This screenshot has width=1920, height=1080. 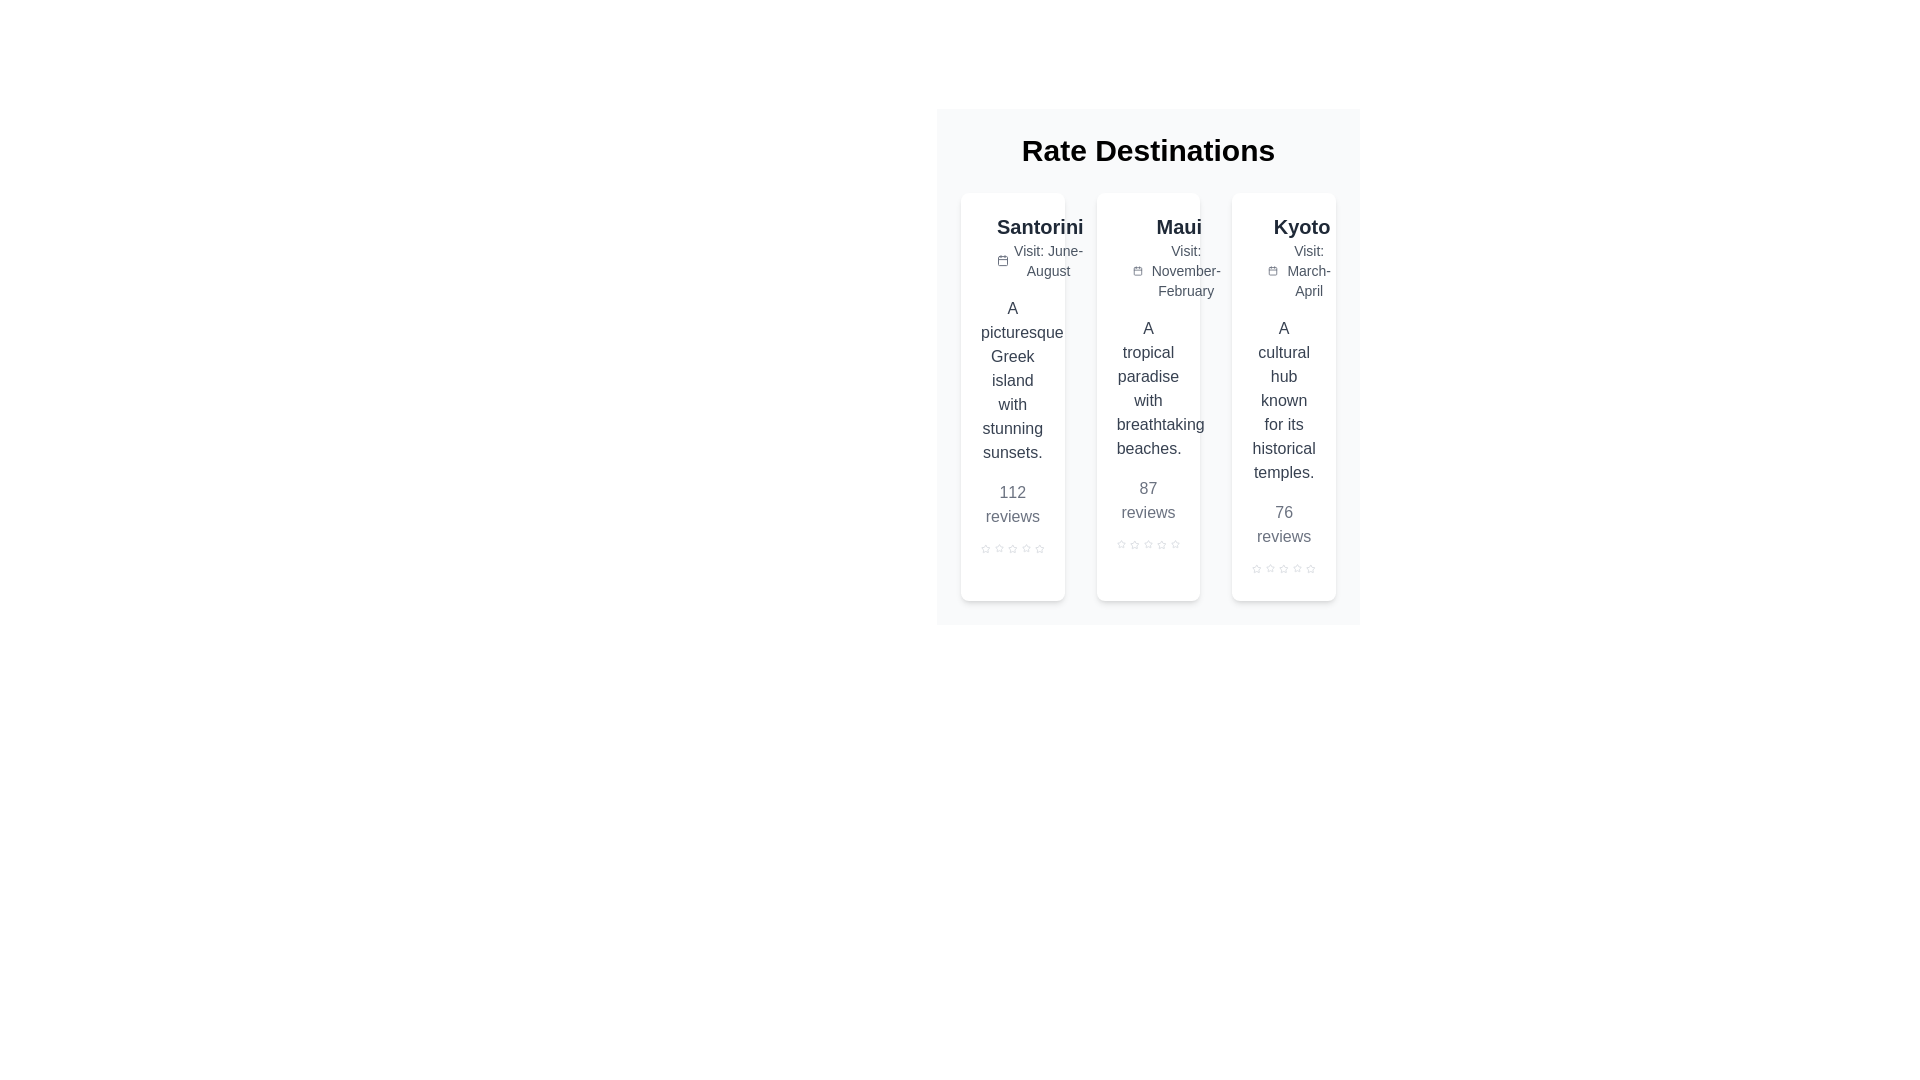 I want to click on textual description stating 'A picturesque Greek island with stunning sunsets.' which is centrally positioned below the title 'Santorini' in the card dedicated to 'Santorini', so click(x=1012, y=381).